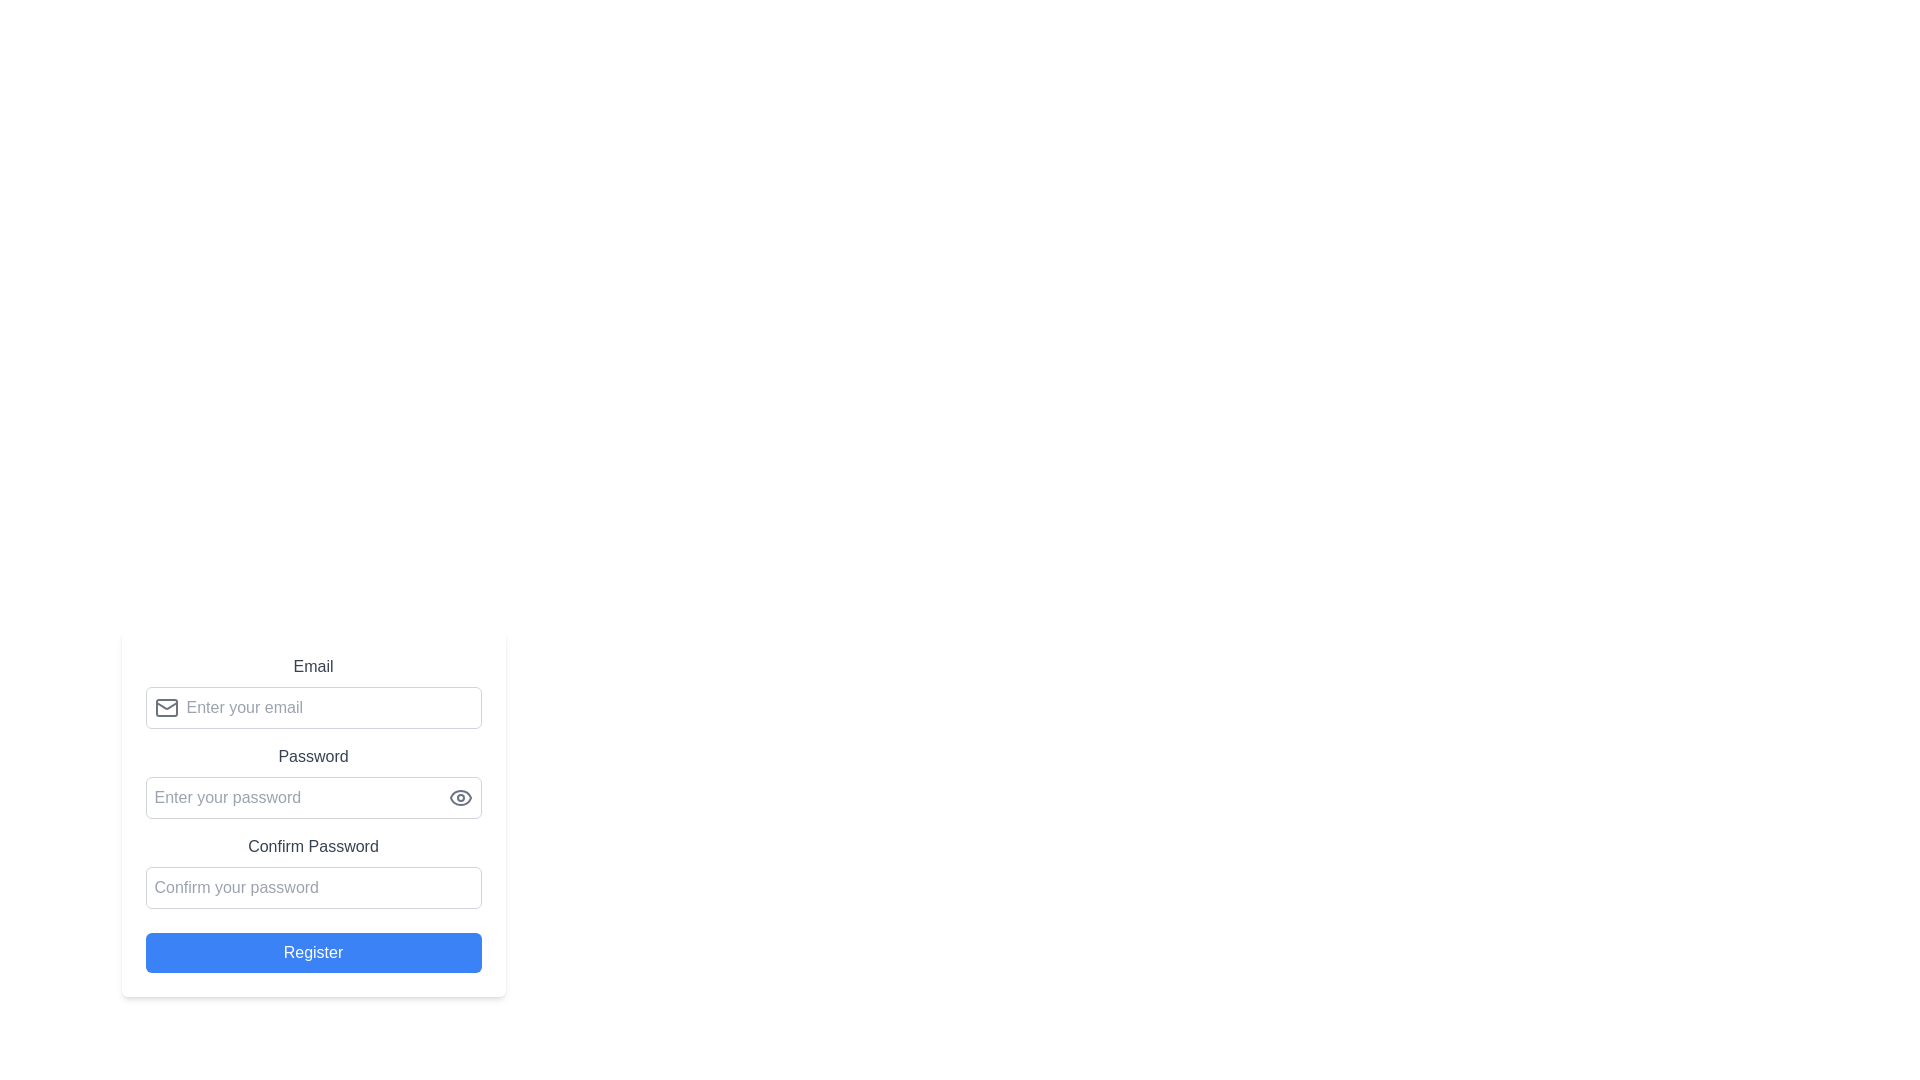 This screenshot has width=1920, height=1080. Describe the element at coordinates (312, 667) in the screenshot. I see `the 'Email' text label which is bold and gray-colored, positioned above the email input field` at that location.